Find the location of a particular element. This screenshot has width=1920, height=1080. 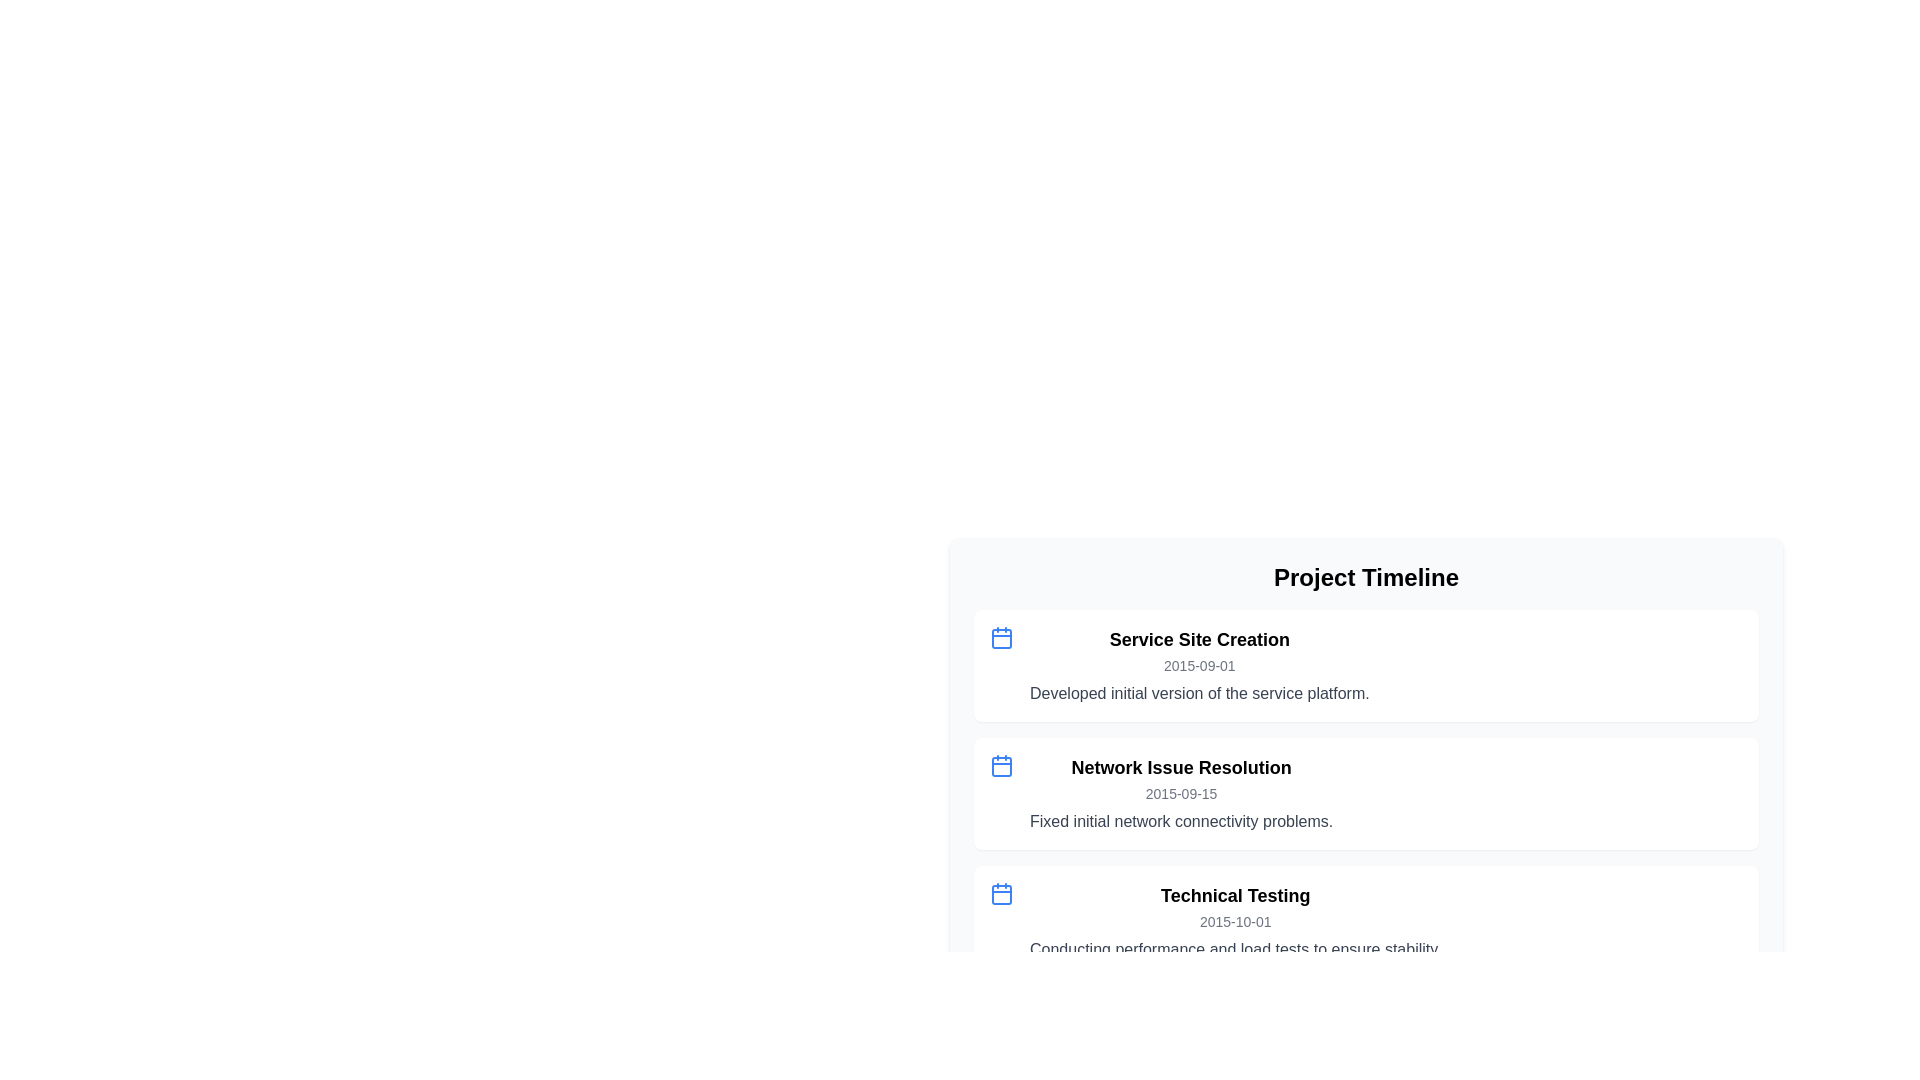

the text block containing the title 'Technical Testing', which is the third item in the vertical timeline list of events, for potential interactions is located at coordinates (1234, 921).